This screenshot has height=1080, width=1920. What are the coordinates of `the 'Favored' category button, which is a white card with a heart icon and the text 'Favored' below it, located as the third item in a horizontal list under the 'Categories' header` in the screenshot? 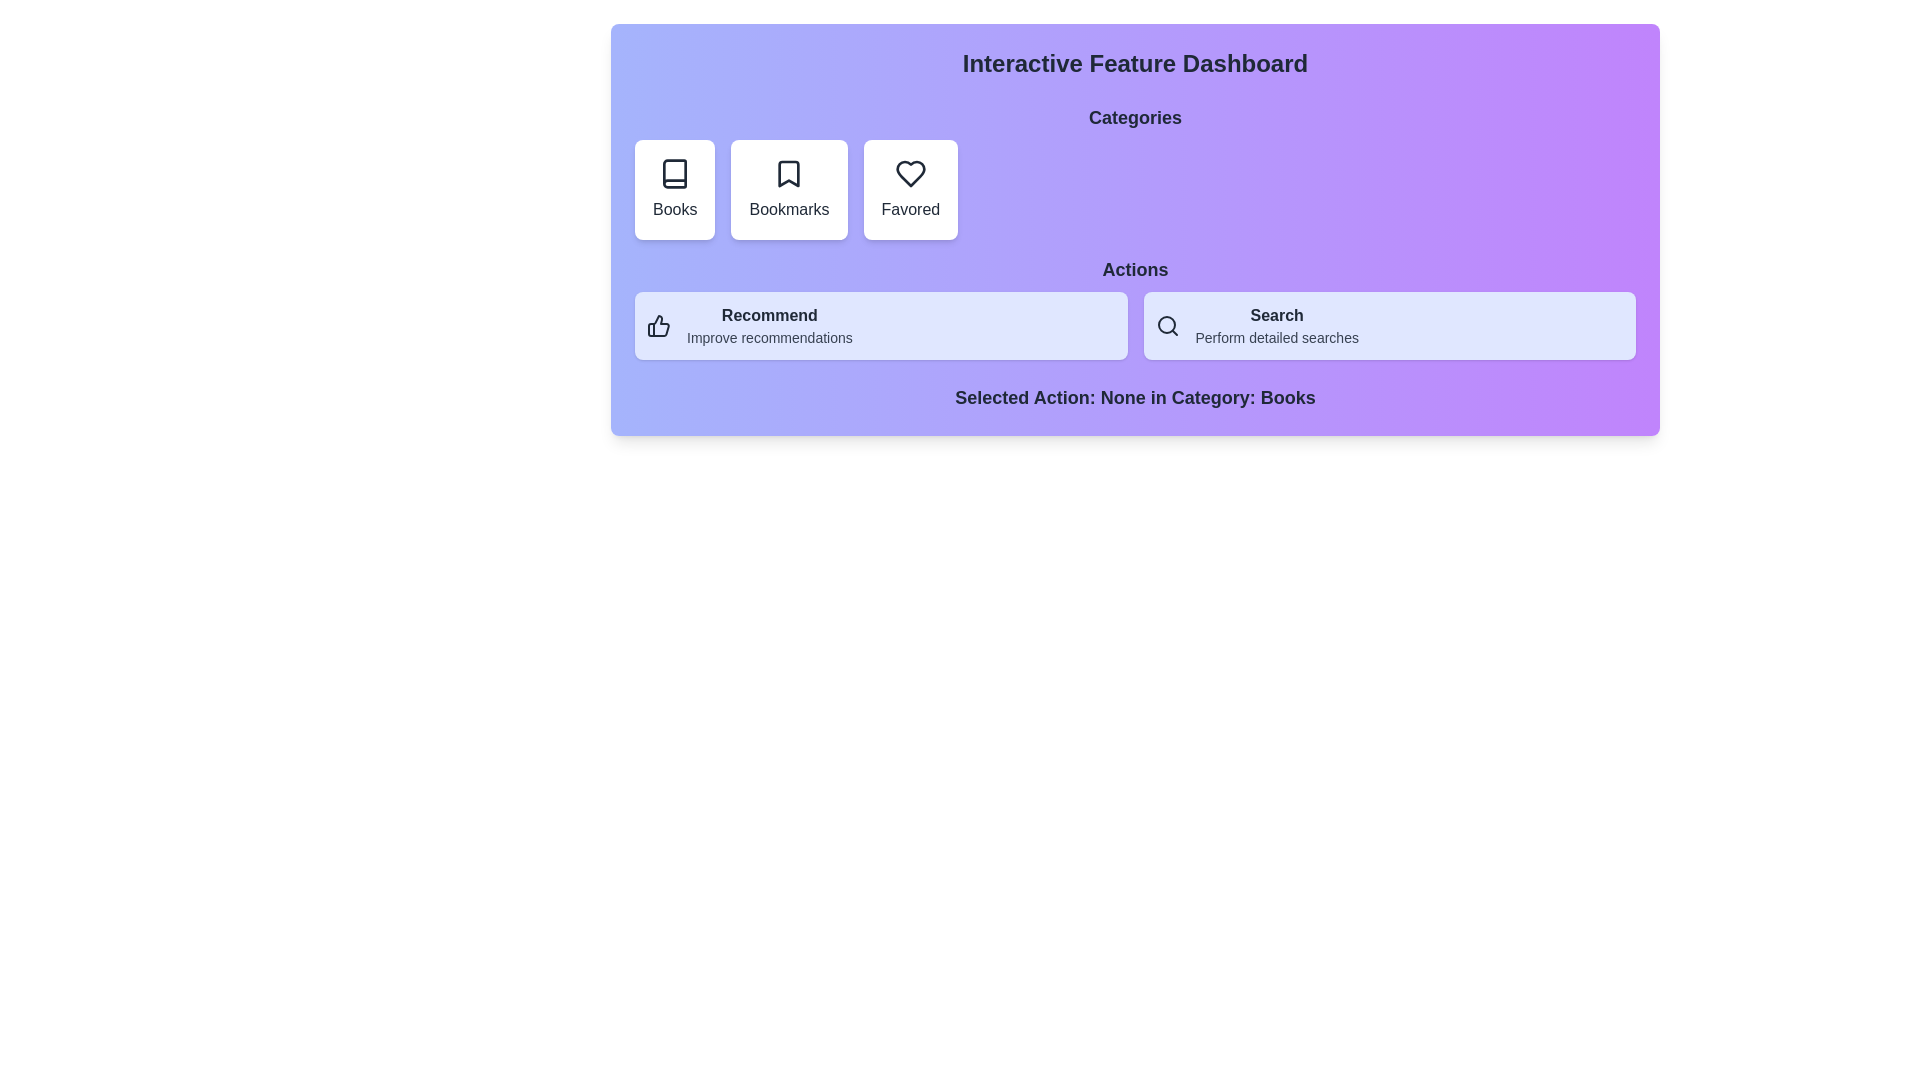 It's located at (909, 189).